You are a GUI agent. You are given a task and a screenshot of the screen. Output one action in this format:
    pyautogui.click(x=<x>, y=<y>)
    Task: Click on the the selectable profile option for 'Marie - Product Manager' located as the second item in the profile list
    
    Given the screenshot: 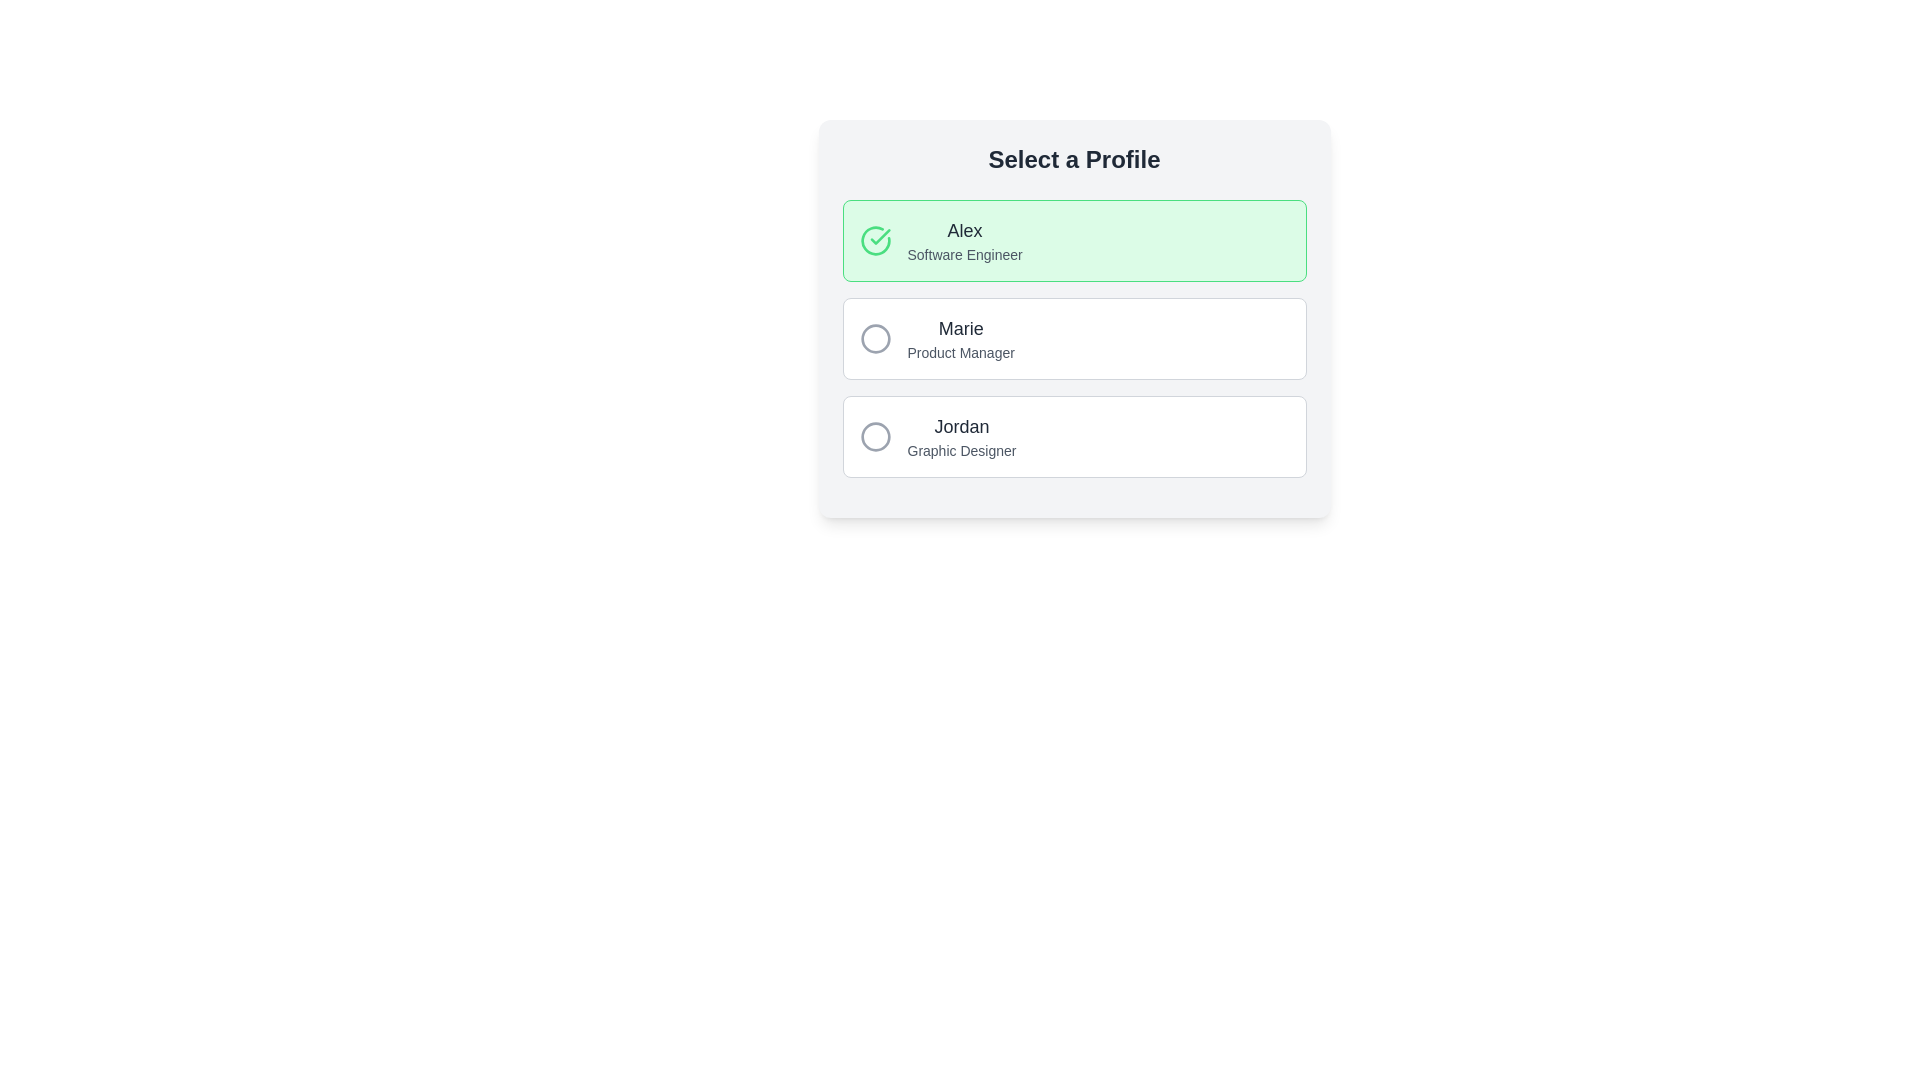 What is the action you would take?
    pyautogui.click(x=1073, y=318)
    